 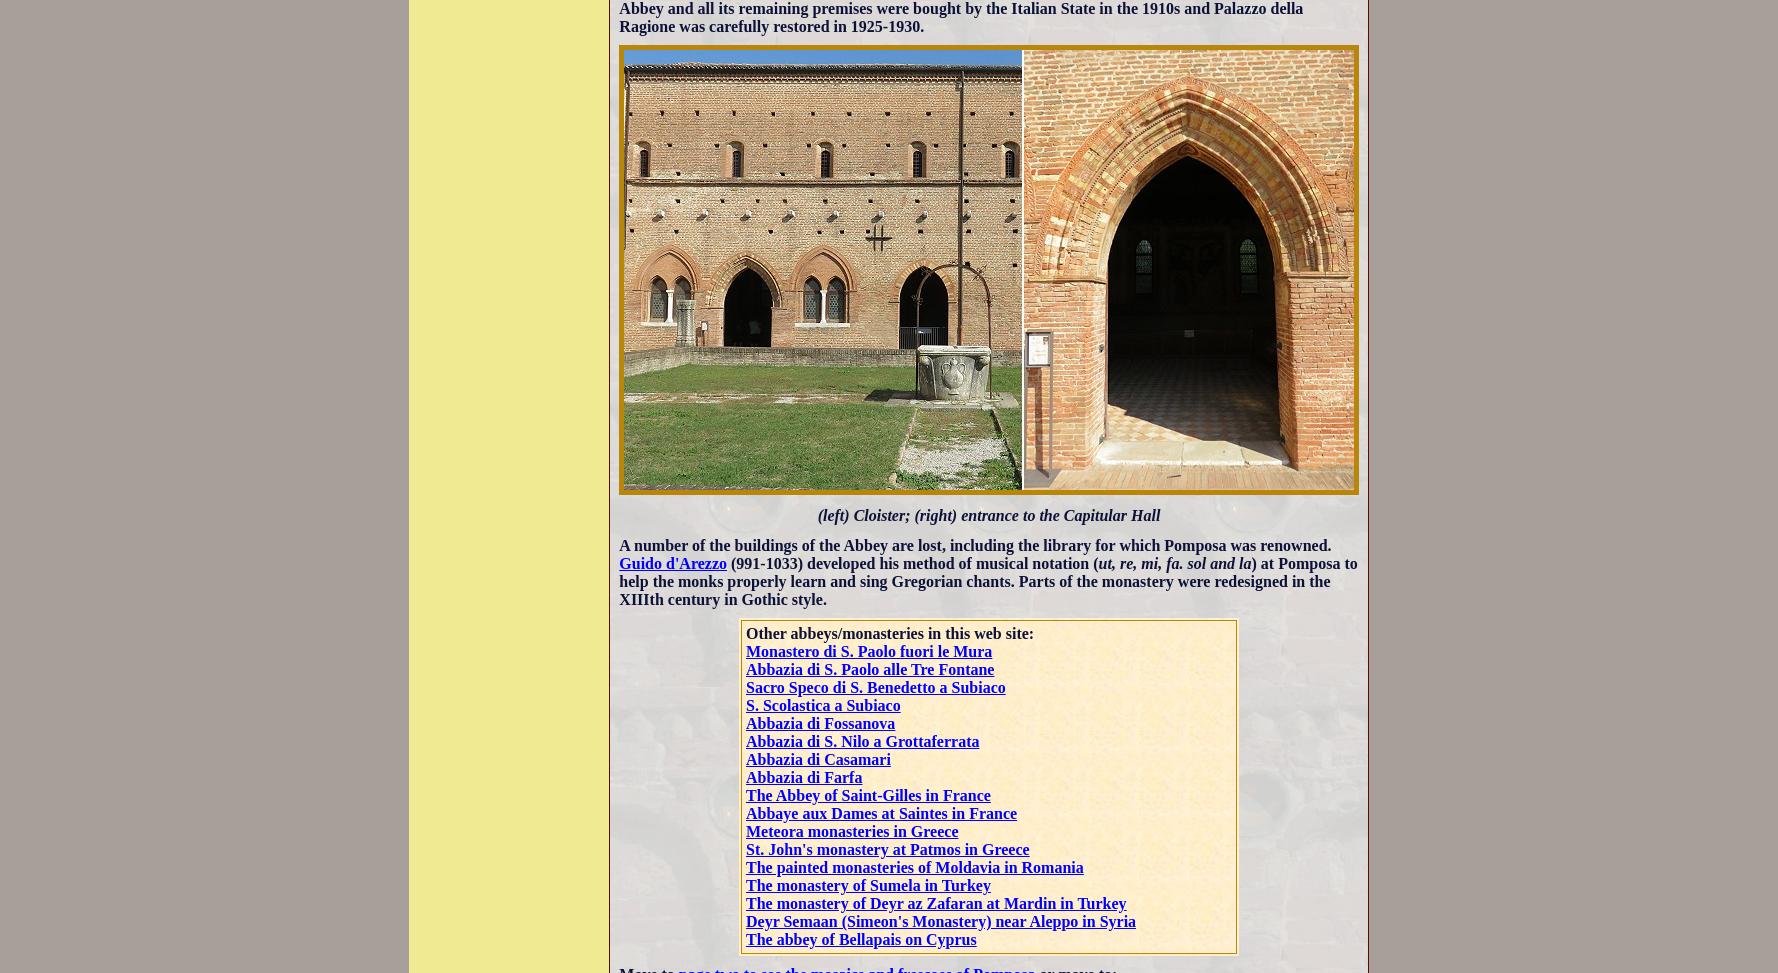 I want to click on 'St. John's monastery at Patmos in Greece', so click(x=886, y=849).